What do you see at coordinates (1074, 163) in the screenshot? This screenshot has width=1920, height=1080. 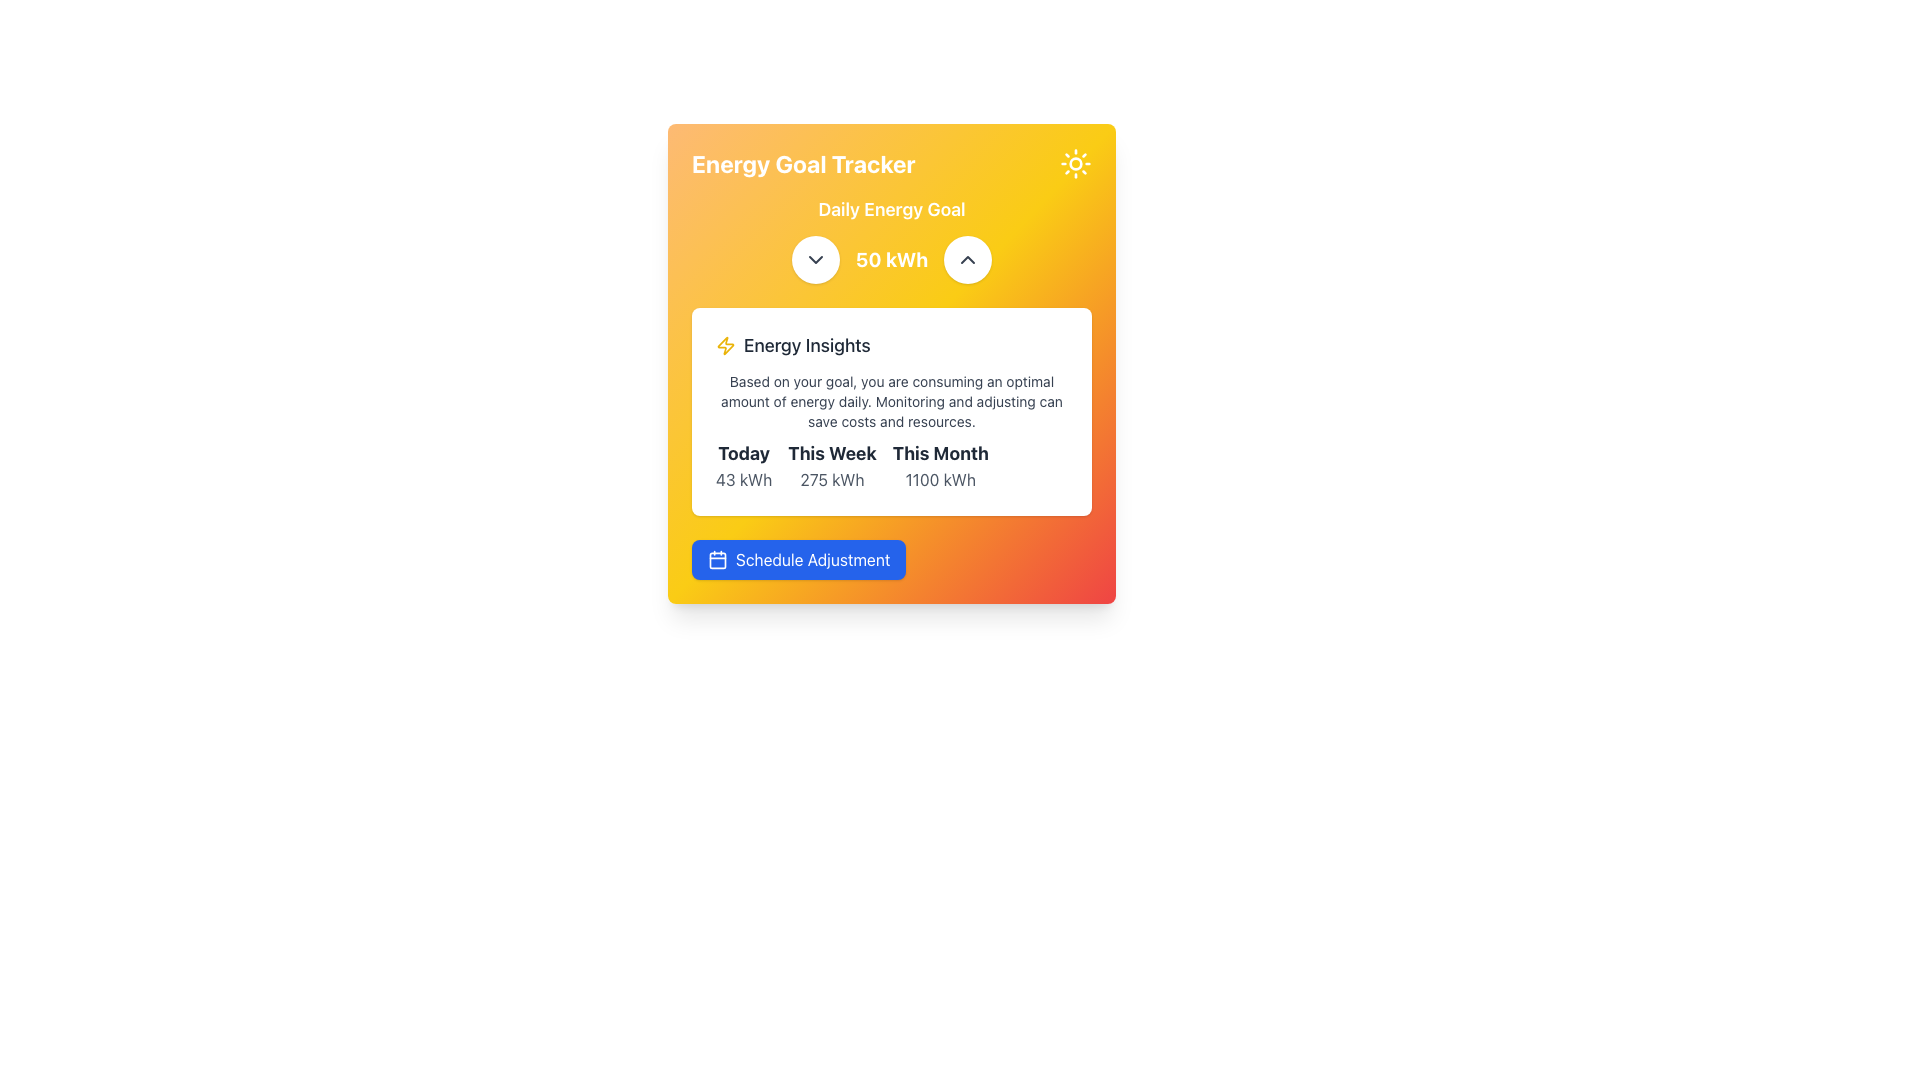 I see `the central circle of the sun icon located in the top-right corner of the 'Energy Goal Tracker' card` at bounding box center [1074, 163].